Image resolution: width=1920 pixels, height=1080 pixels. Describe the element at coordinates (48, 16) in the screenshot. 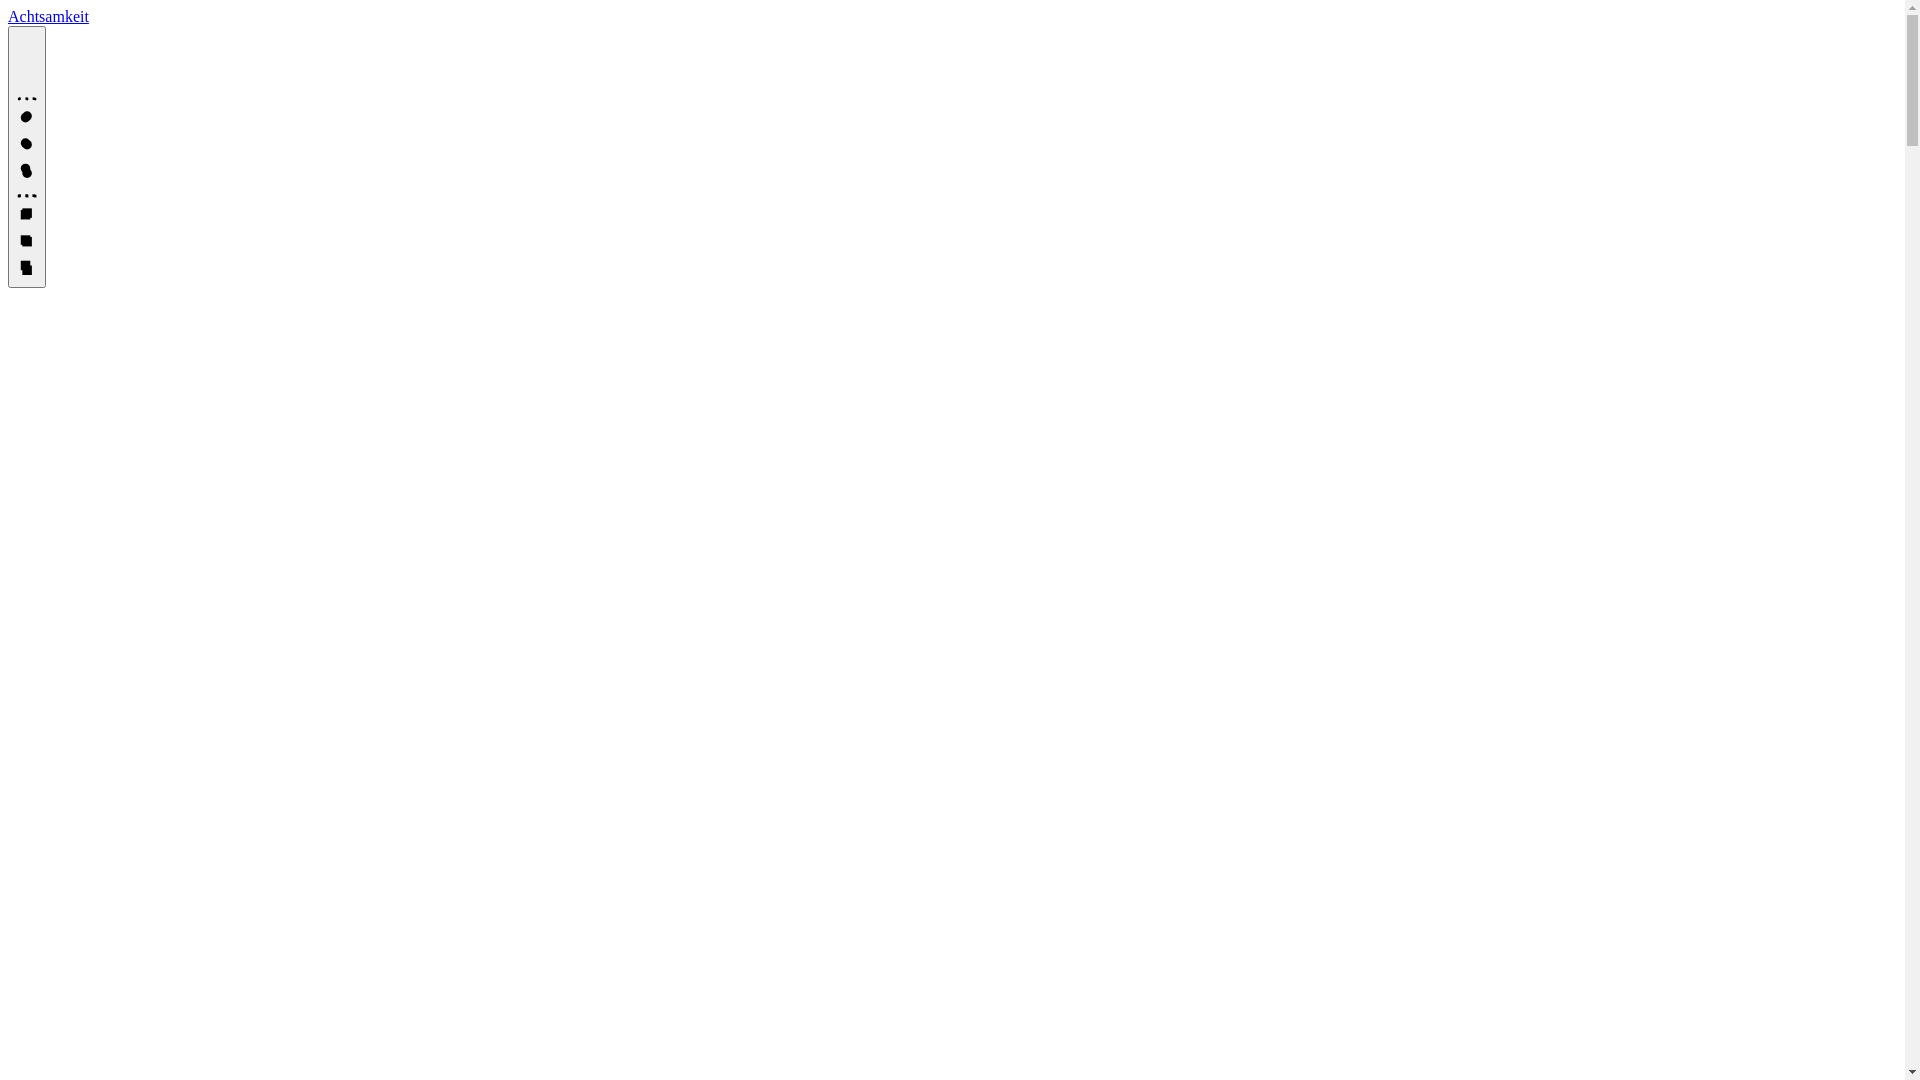

I see `'Achtsamkeit'` at that location.